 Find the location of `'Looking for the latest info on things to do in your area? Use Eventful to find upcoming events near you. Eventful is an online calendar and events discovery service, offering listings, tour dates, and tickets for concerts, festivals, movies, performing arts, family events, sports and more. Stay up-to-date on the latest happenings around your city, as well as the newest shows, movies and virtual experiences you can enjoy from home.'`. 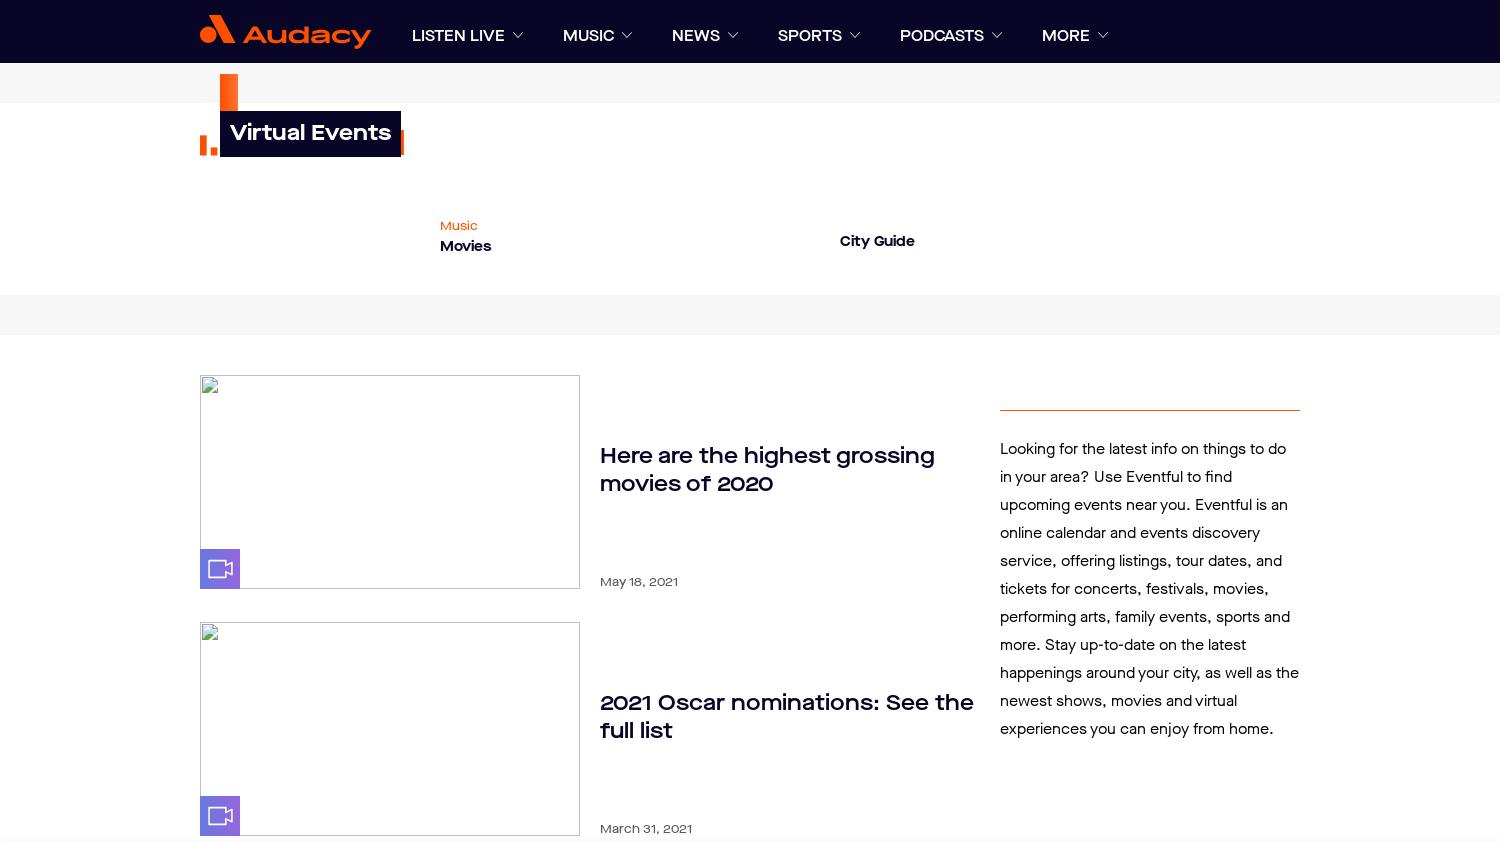

'Looking for the latest info on things to do in your area? Use Eventful to find upcoming events near you. Eventful is an online calendar and events discovery service, offering listings, tour dates, and tickets for concerts, festivals, movies, performing arts, family events, sports and more. Stay up-to-date on the latest happenings around your city, as well as the newest shows, movies and virtual experiences you can enjoy from home.' is located at coordinates (1149, 587).